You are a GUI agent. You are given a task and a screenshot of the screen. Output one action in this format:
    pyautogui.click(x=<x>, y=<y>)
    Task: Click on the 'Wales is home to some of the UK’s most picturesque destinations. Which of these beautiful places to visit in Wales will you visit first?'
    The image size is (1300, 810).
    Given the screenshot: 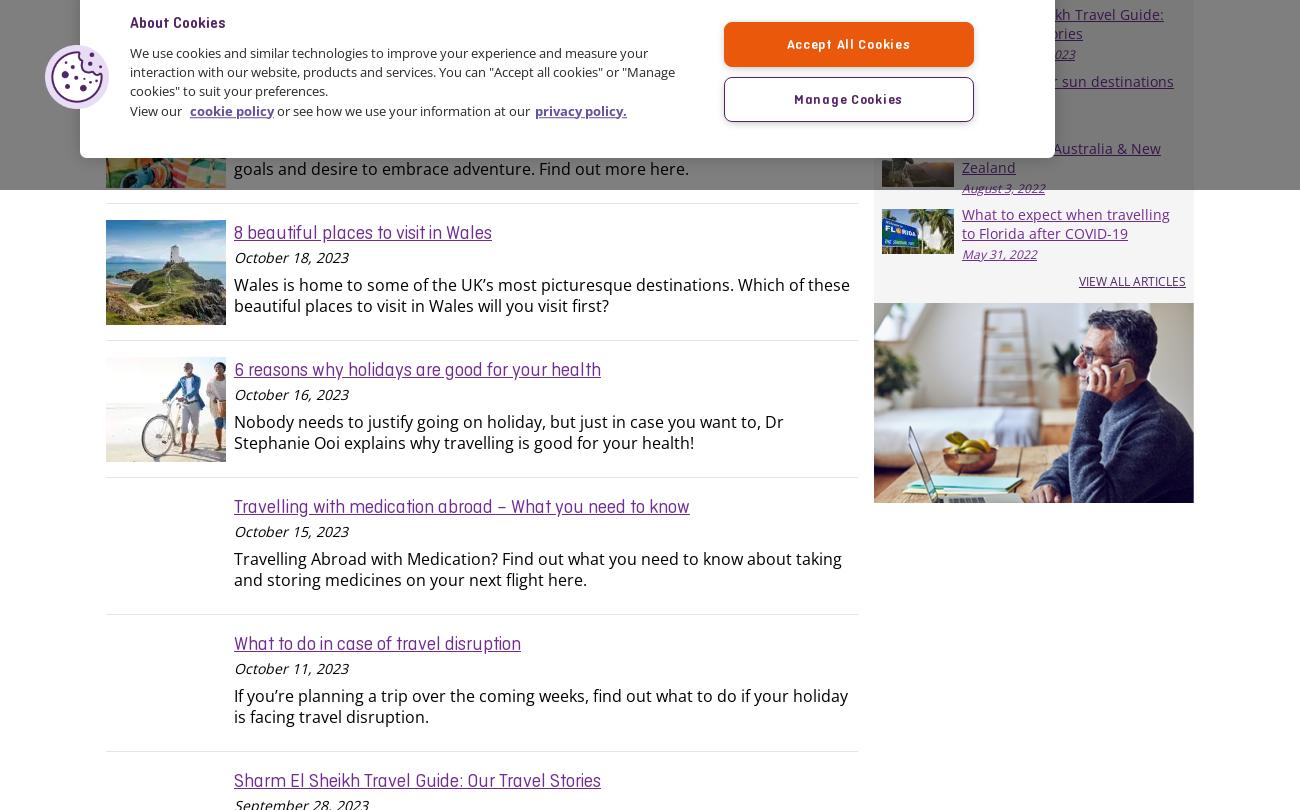 What is the action you would take?
    pyautogui.click(x=541, y=294)
    